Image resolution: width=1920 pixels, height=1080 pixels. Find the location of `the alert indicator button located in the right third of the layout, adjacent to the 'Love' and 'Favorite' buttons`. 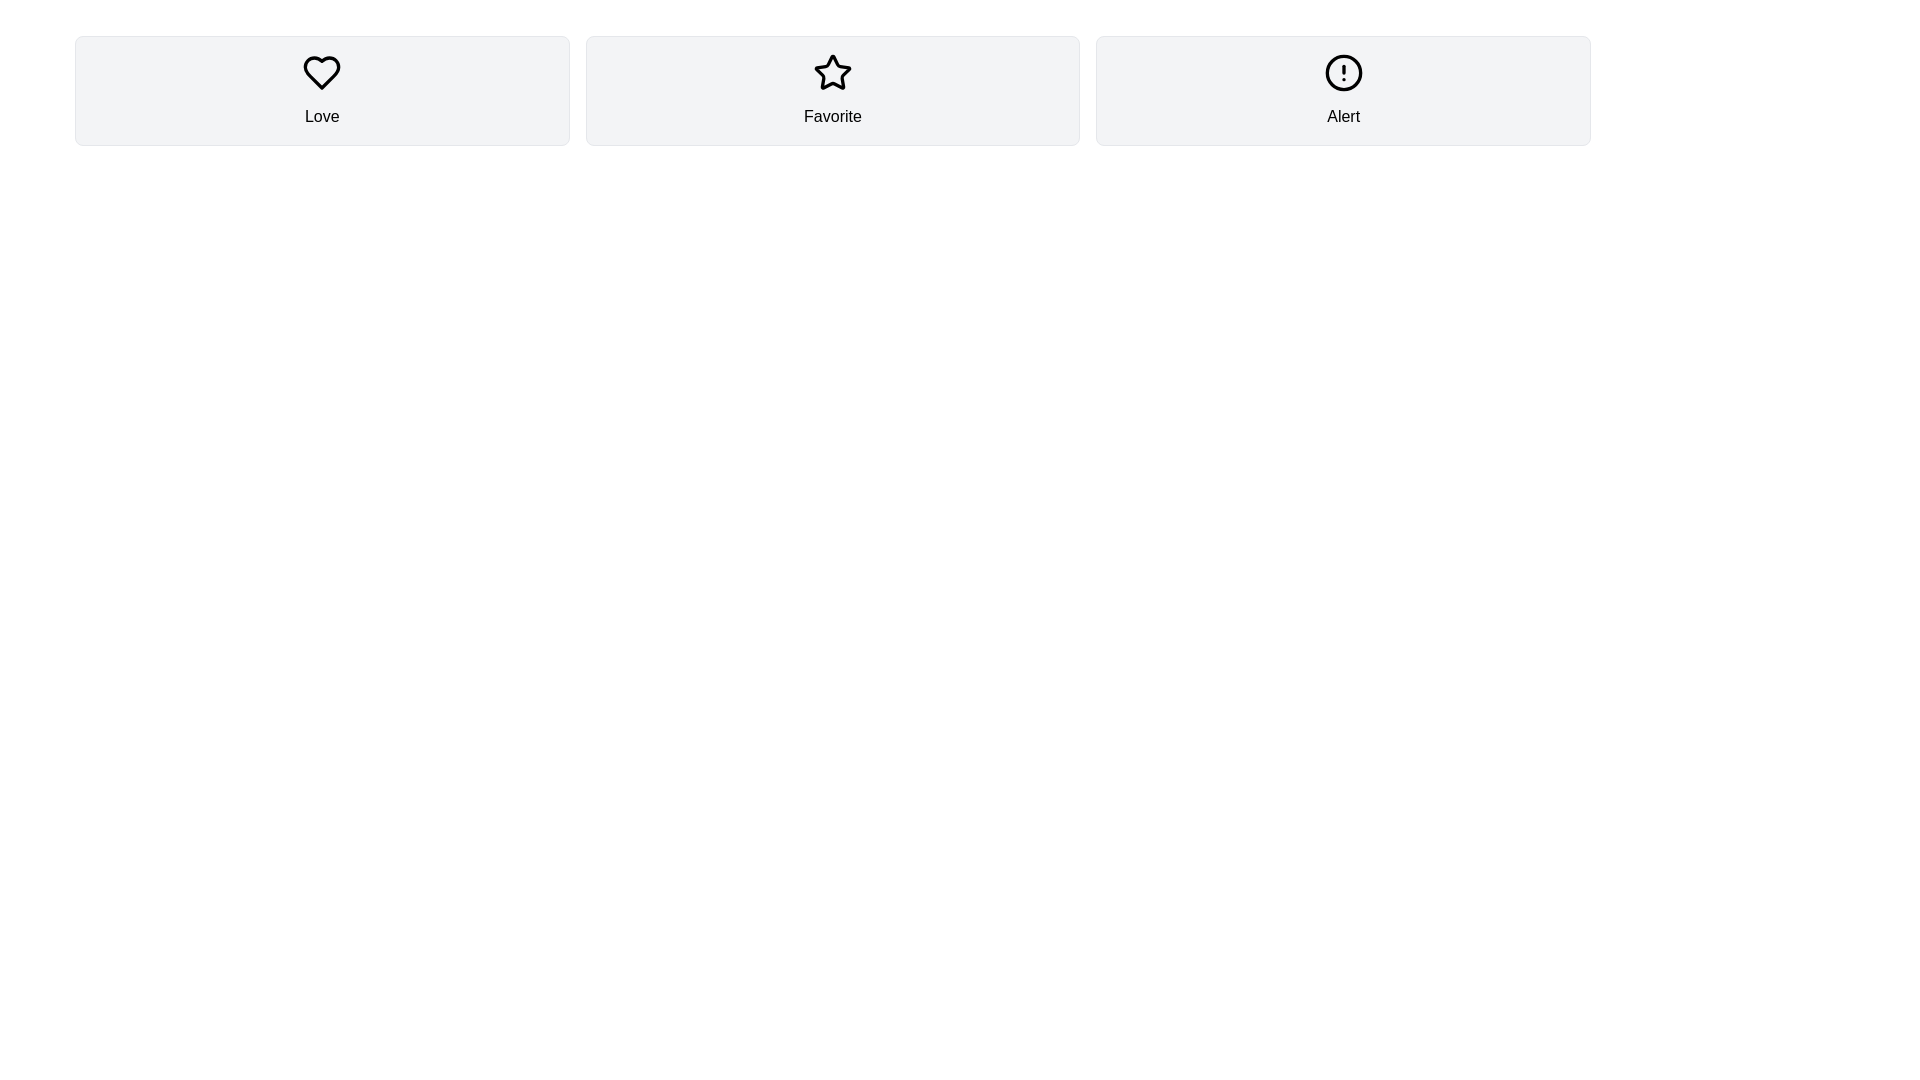

the alert indicator button located in the right third of the layout, adjacent to the 'Love' and 'Favorite' buttons is located at coordinates (1343, 91).